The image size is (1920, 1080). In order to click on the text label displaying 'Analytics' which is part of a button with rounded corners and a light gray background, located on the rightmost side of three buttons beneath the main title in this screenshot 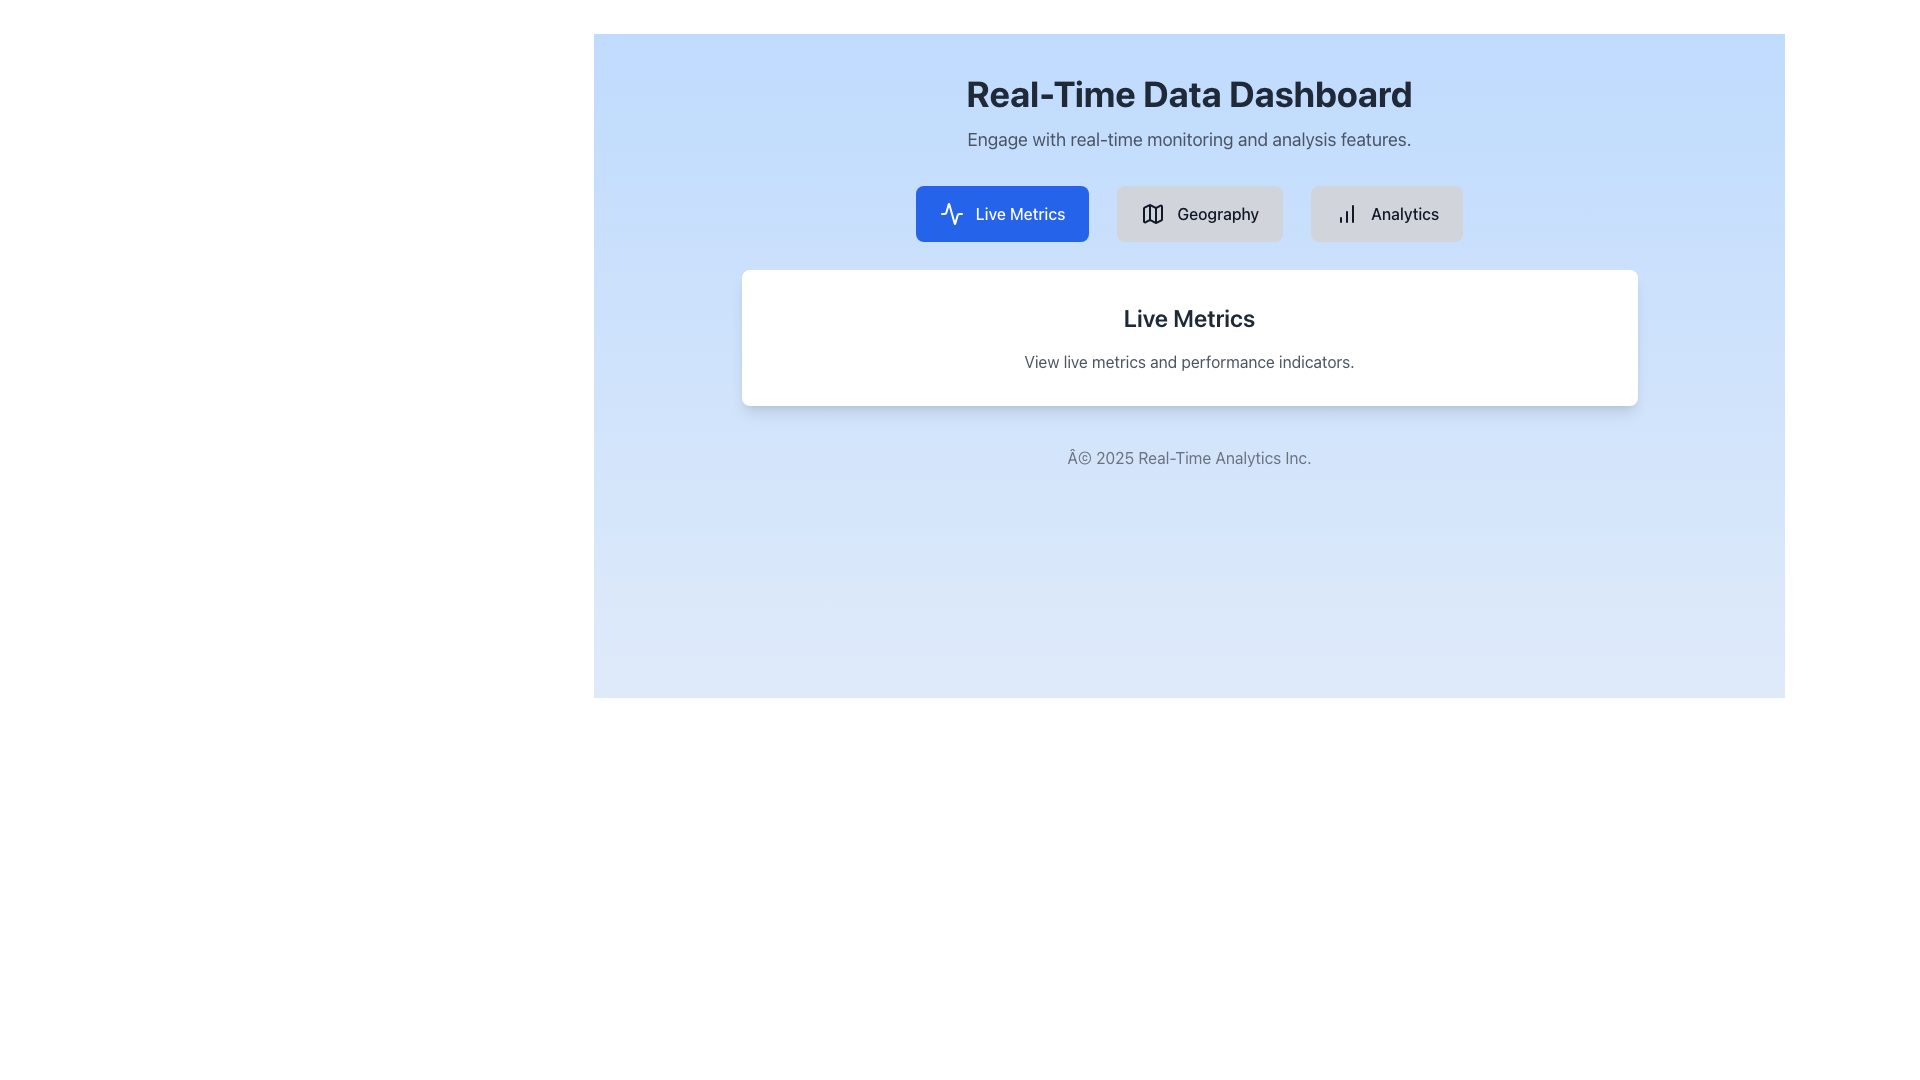, I will do `click(1404, 213)`.